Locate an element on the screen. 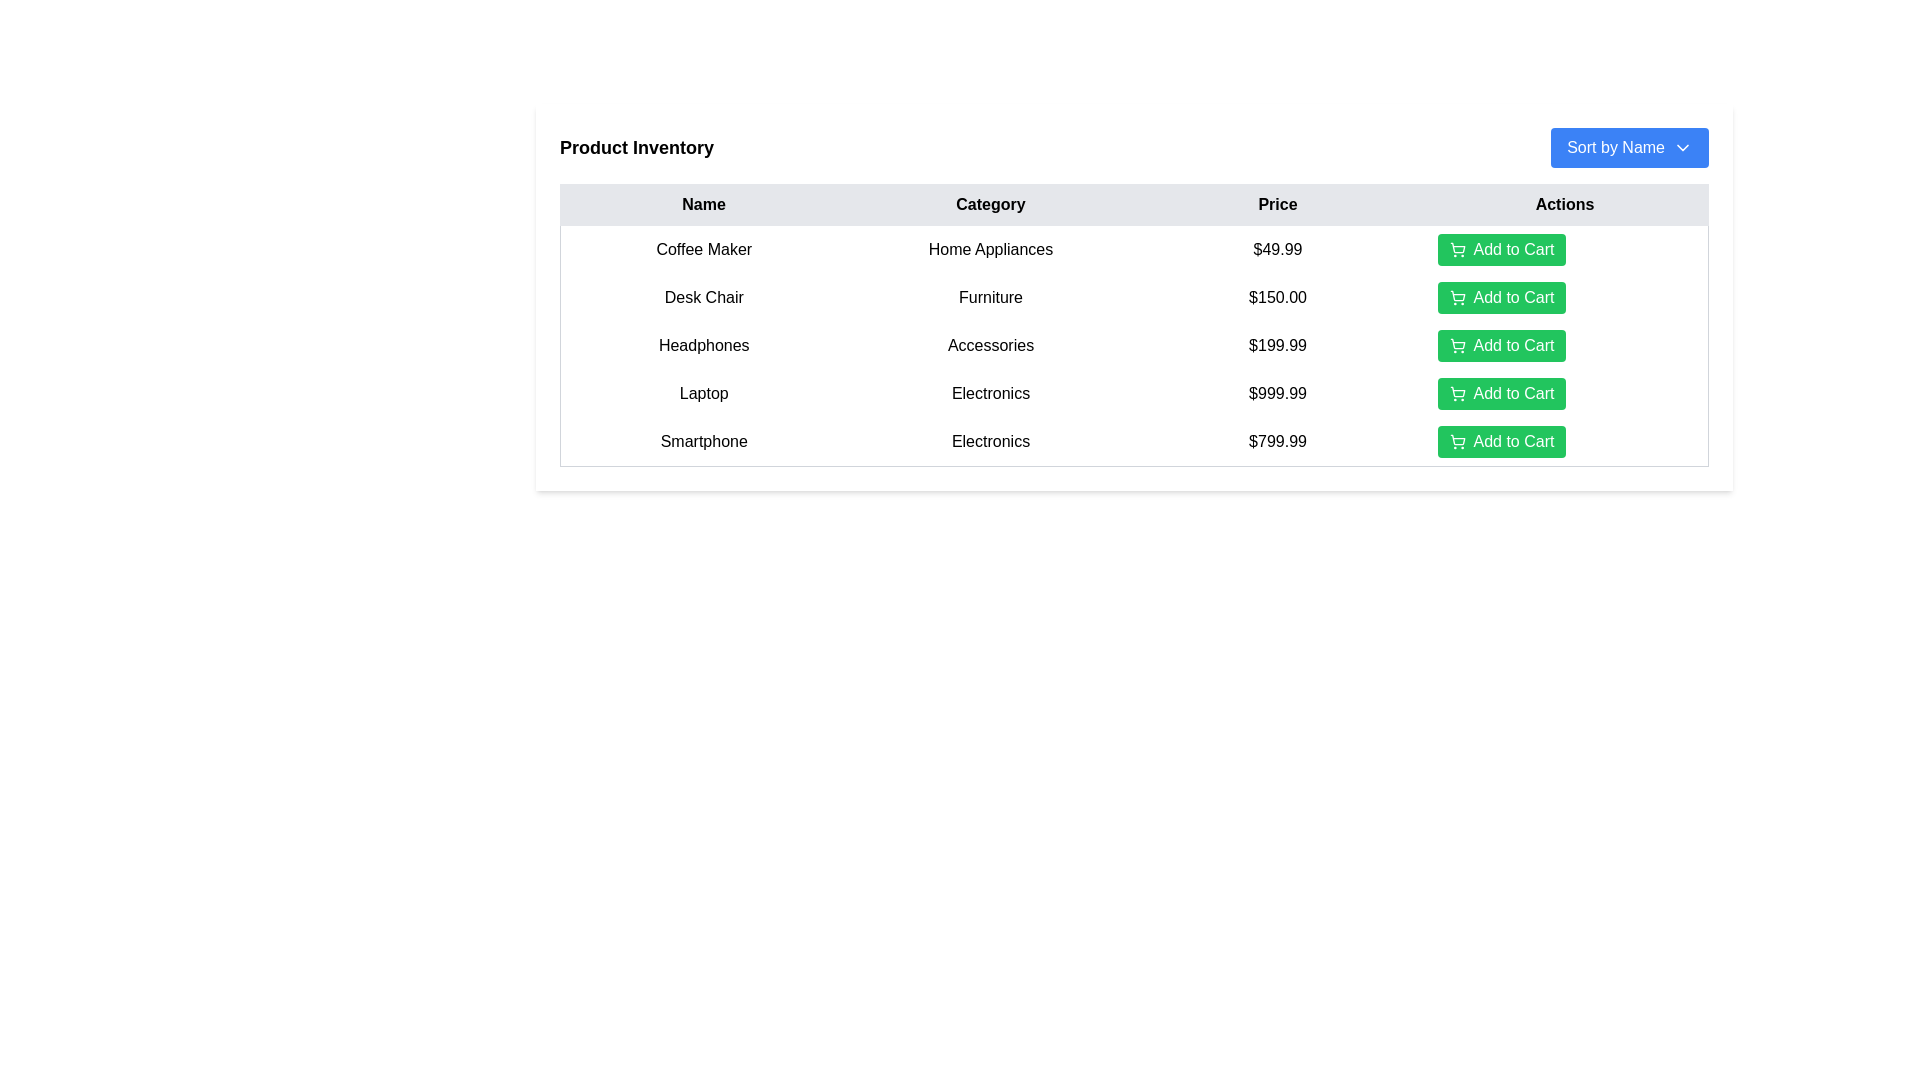  the action button for 'Headphones' located in the 'Actions' column of the product table is located at coordinates (1502, 345).